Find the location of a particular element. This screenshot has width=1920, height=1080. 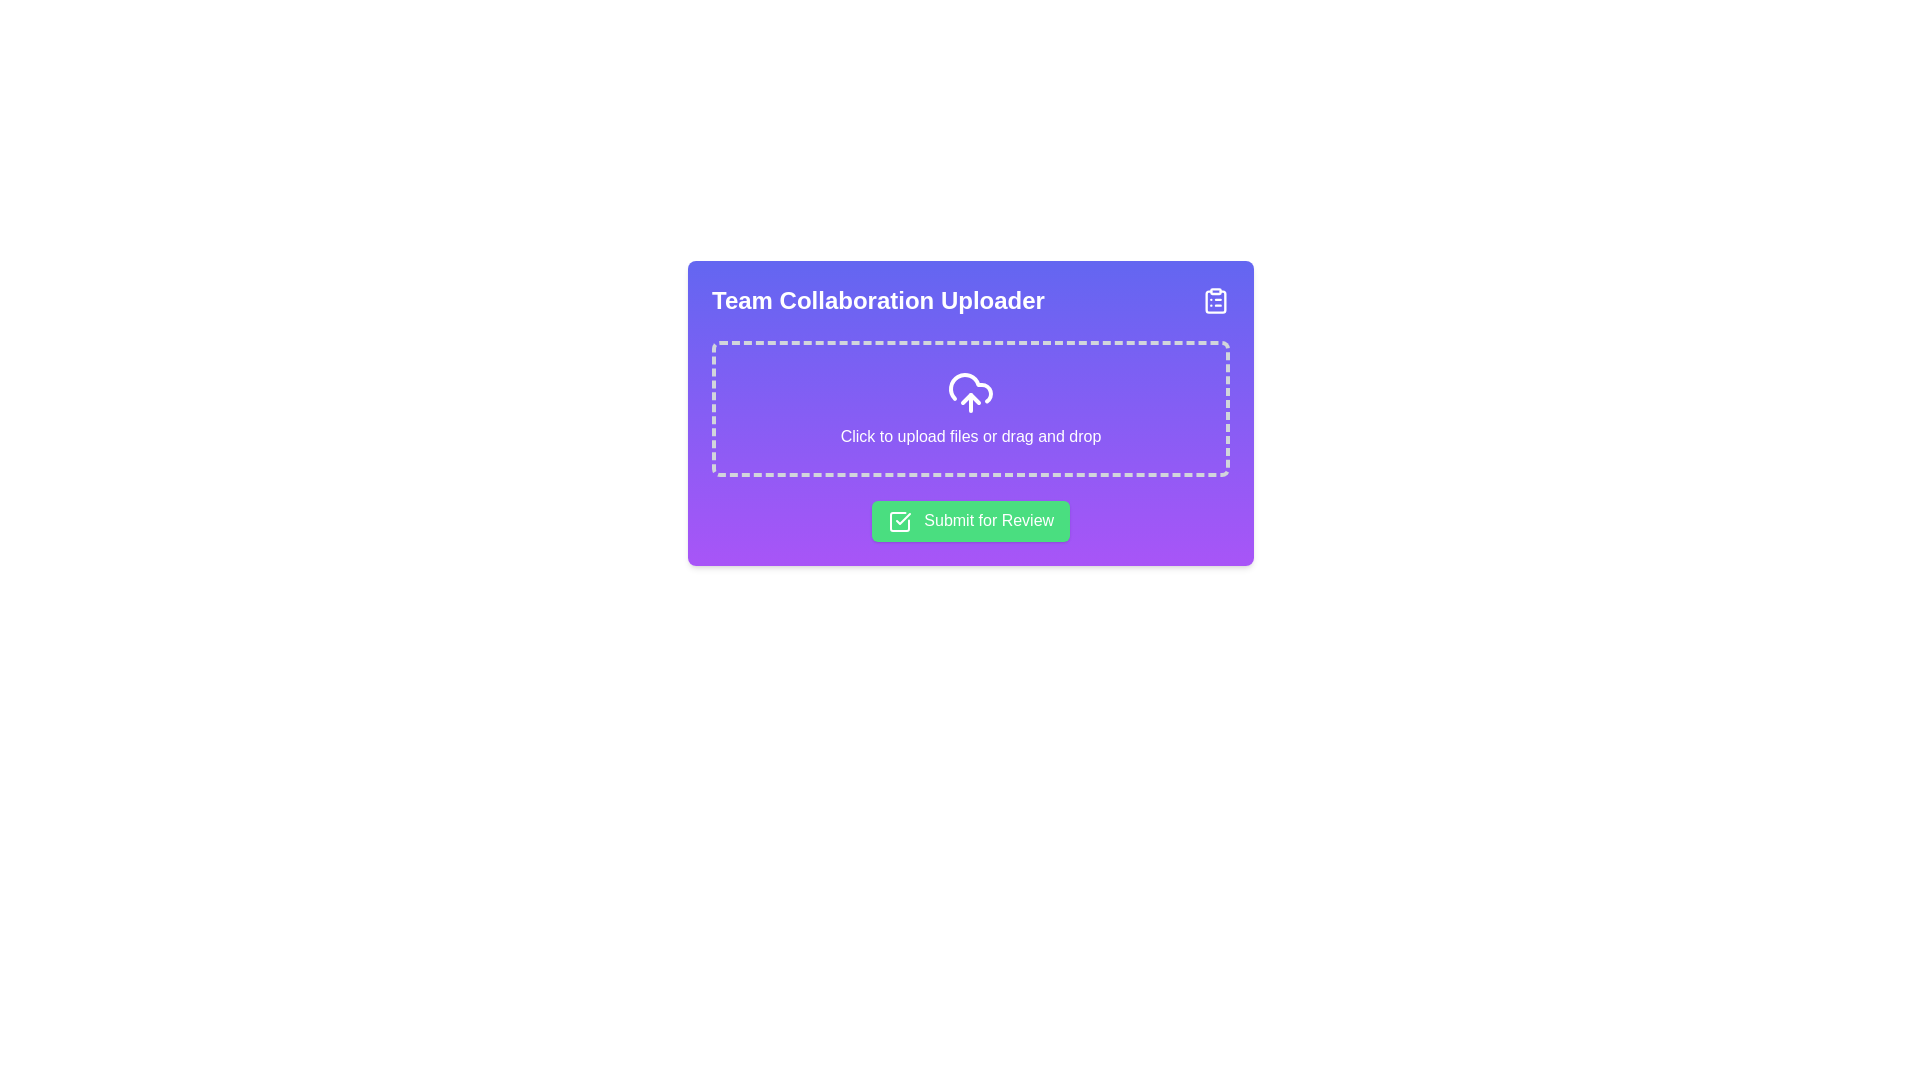

and drop files into the upload area of the 'Team Collaboration Uploader' component, which features a dashed border for file uploads is located at coordinates (970, 411).